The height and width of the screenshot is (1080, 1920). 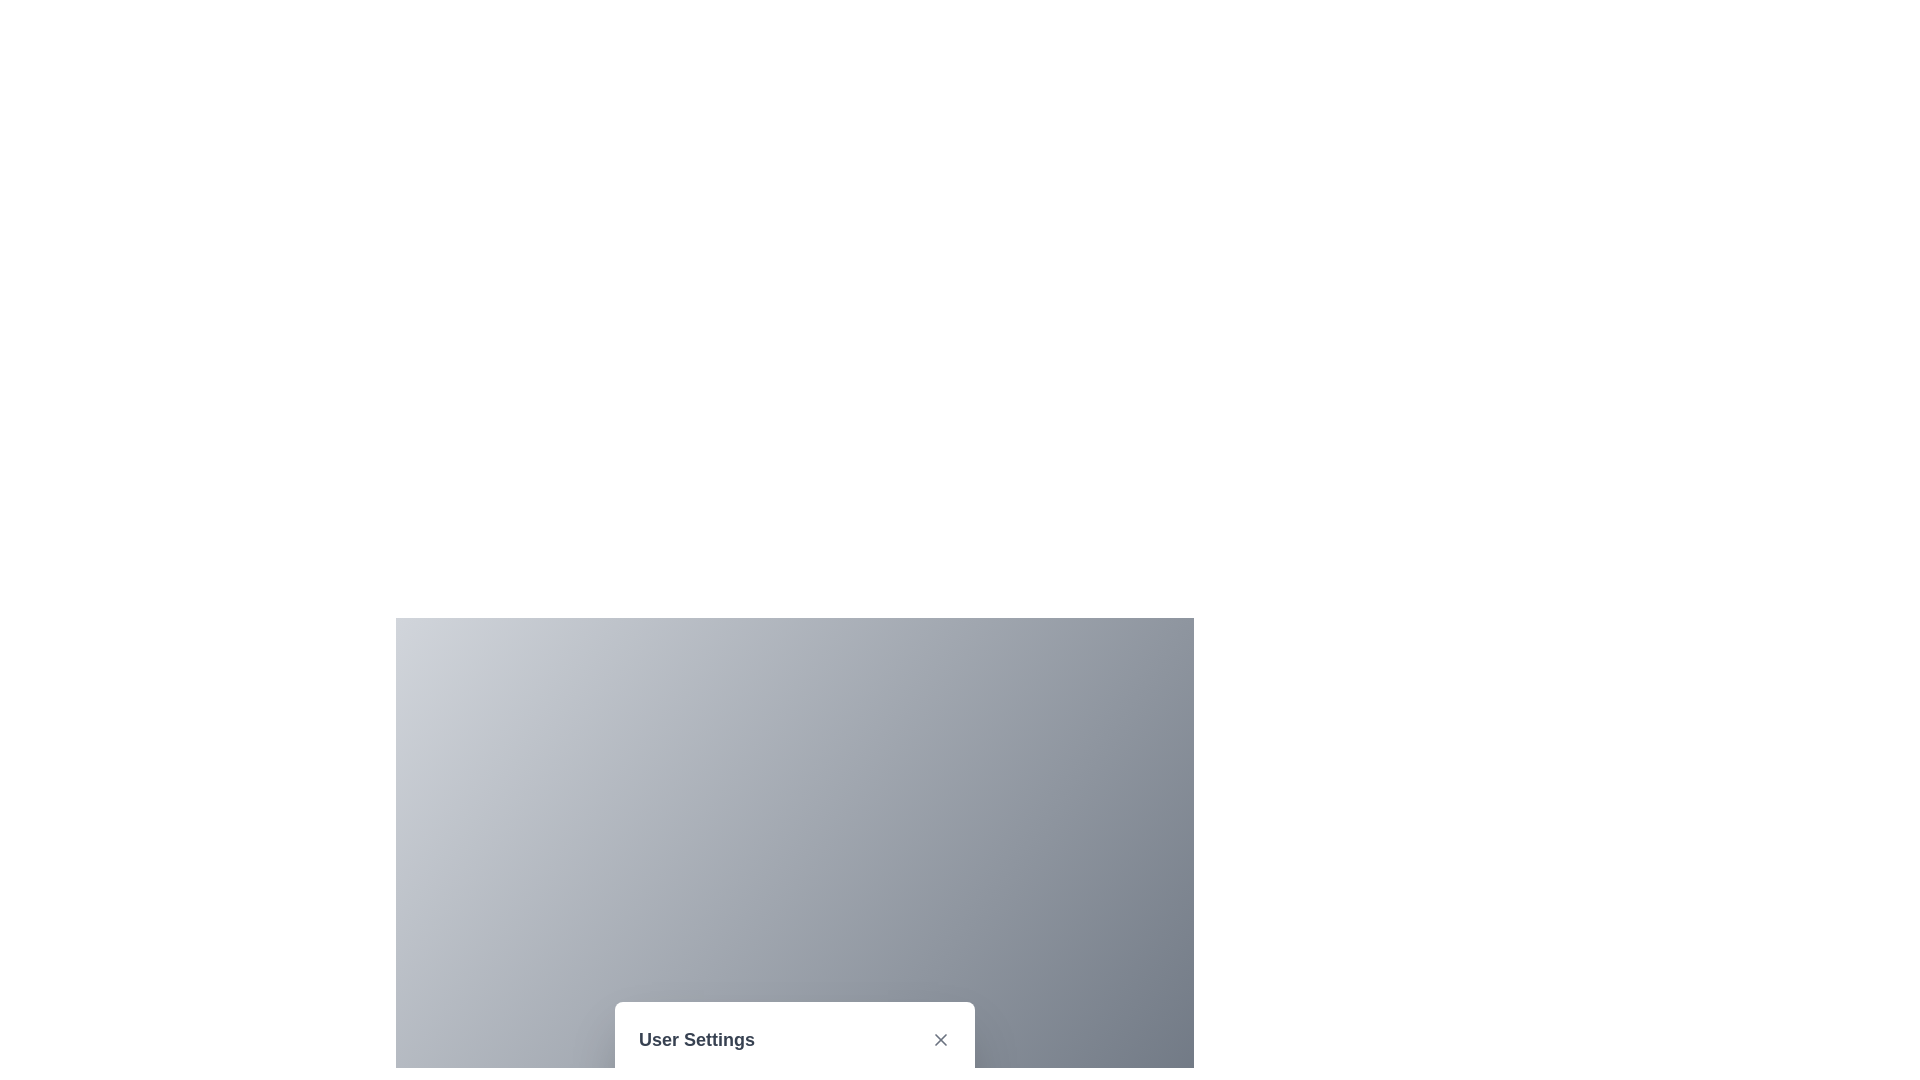 I want to click on the 'X' icon element used for closing or dismissing dialog boxes in the 'User Settings' dialog, which is represented by a diagonal line in the SVG icon, so click(x=939, y=1039).